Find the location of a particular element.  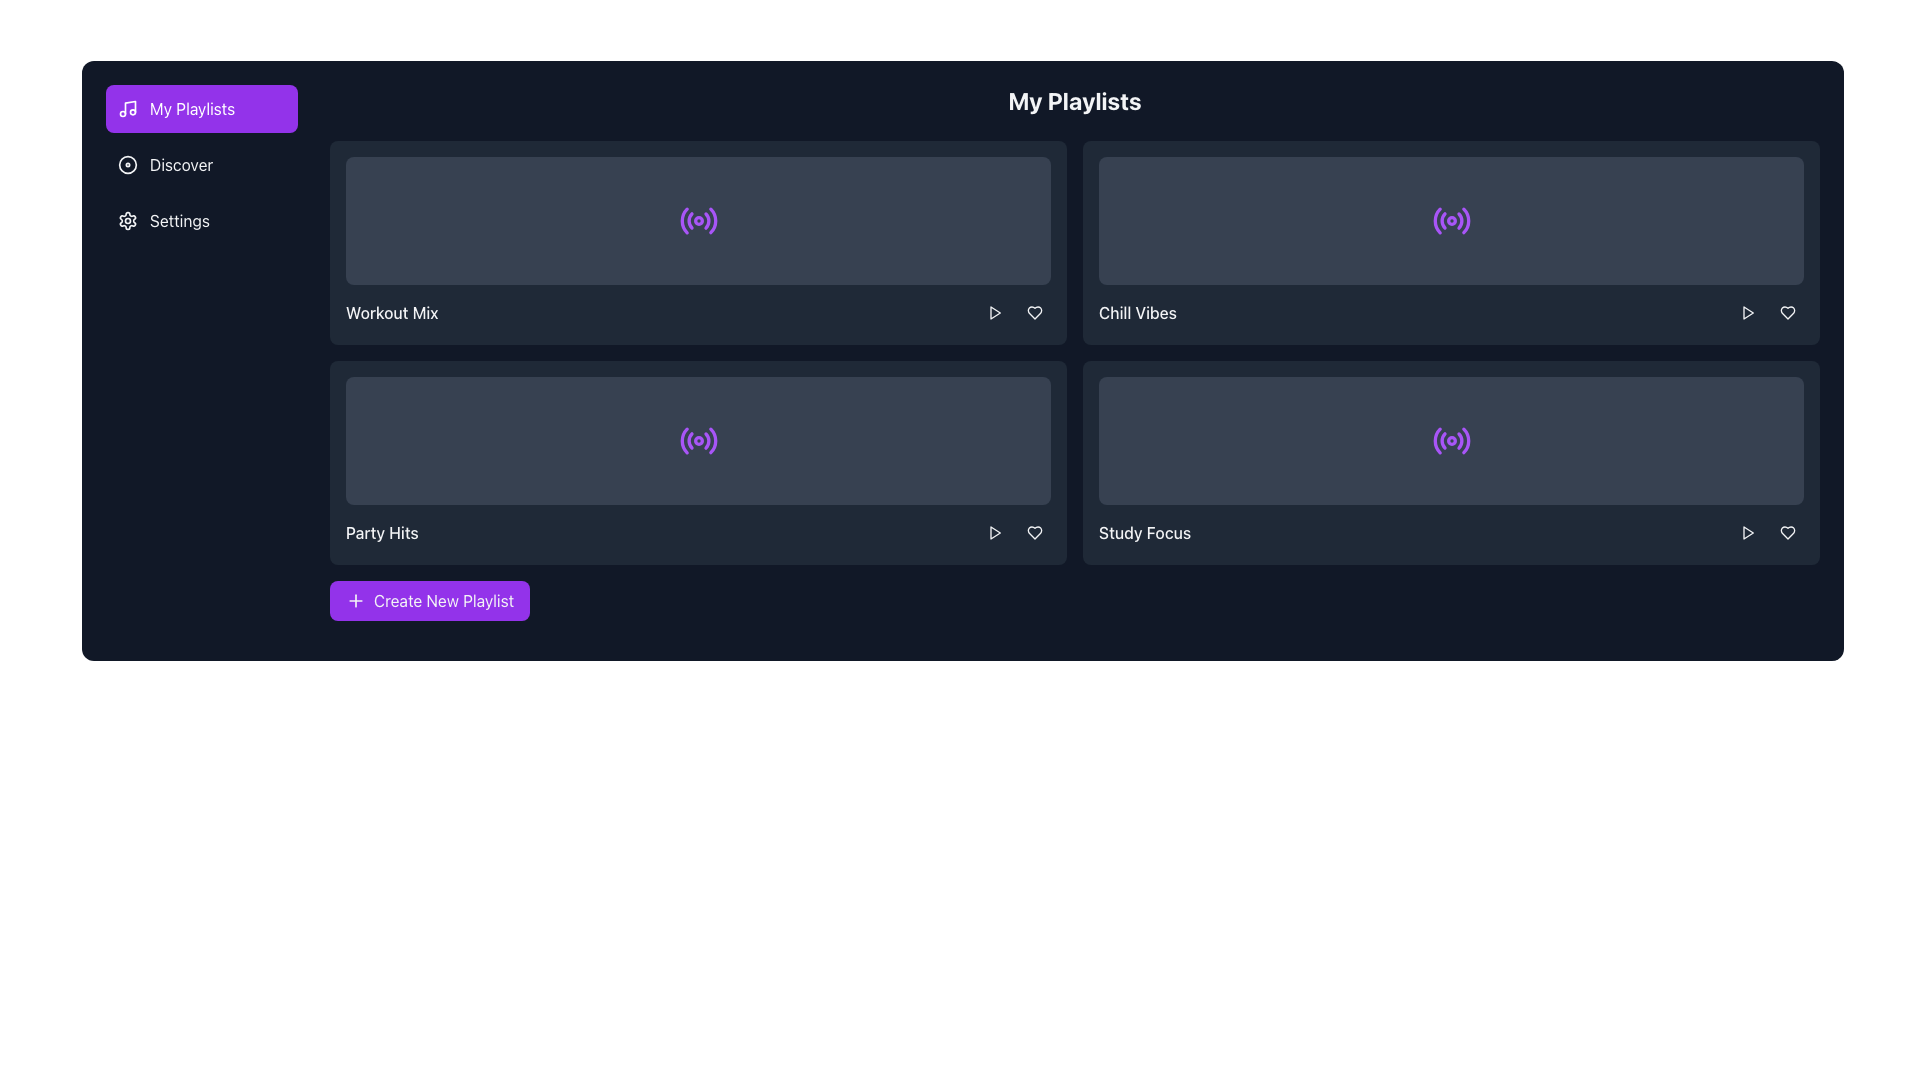

the outermost line of the five-layered wave icon, which is the fifth element in a circular group on the right side of the 'Study Focus' playlist card is located at coordinates (1465, 439).